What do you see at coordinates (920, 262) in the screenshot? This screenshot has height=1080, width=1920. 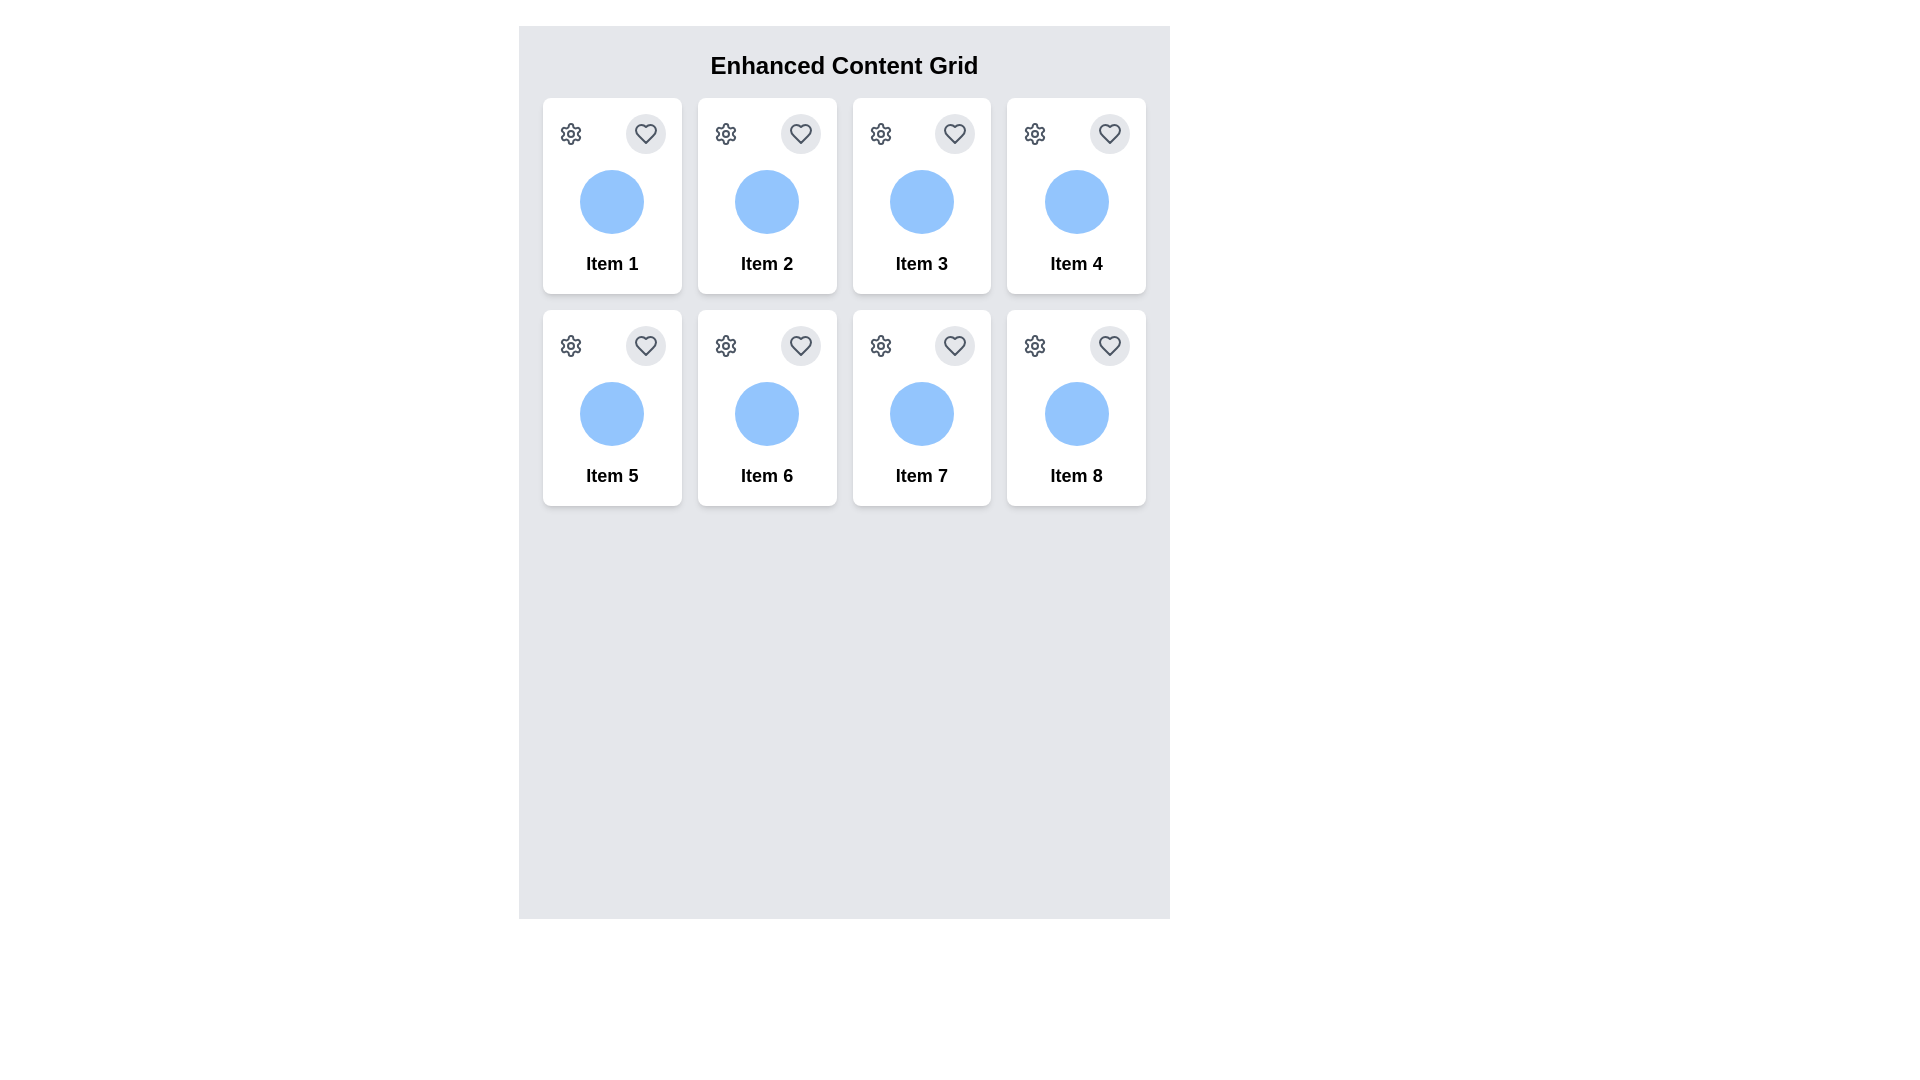 I see `the text label that identifies the card as 'Item 3', which is located at the bottom of its card in the first row of the grid layout` at bounding box center [920, 262].